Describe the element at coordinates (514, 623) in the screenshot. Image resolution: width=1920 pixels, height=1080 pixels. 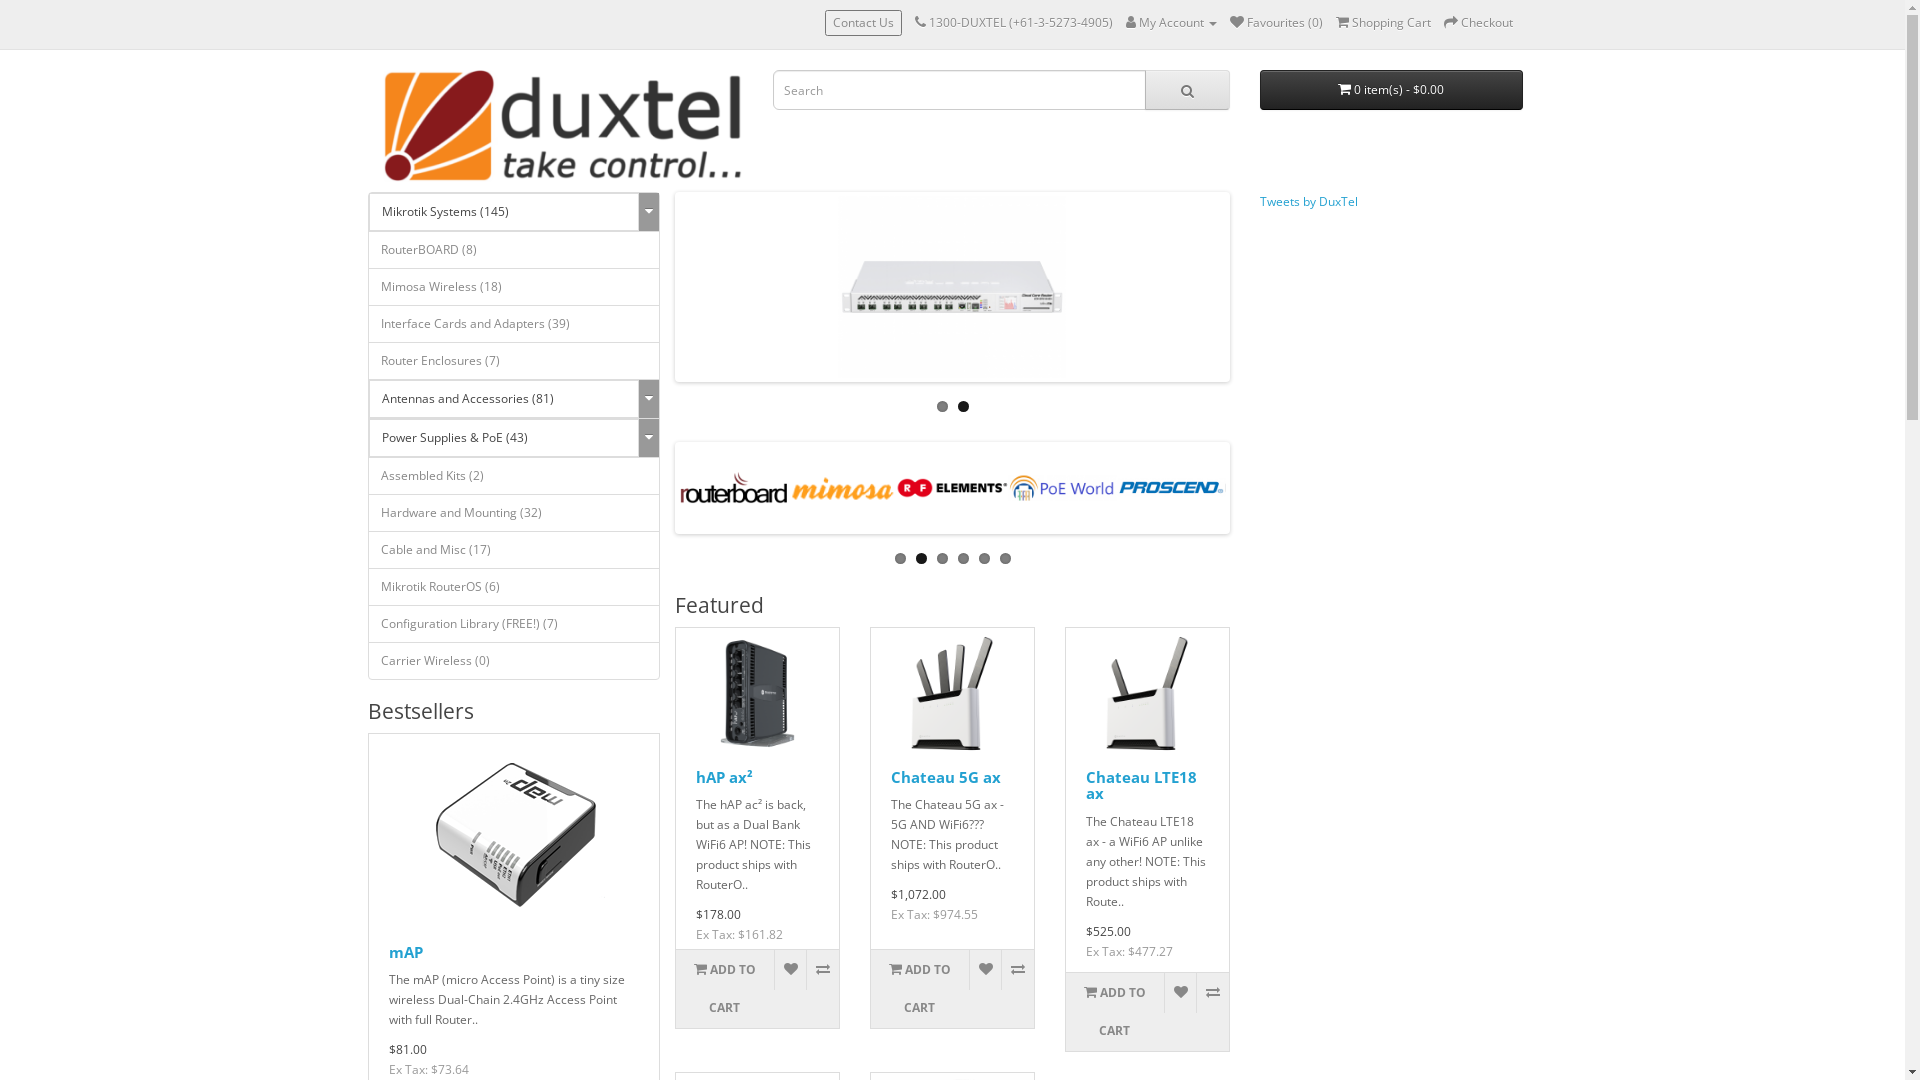
I see `'Configuration Library (FREE!) (7)'` at that location.